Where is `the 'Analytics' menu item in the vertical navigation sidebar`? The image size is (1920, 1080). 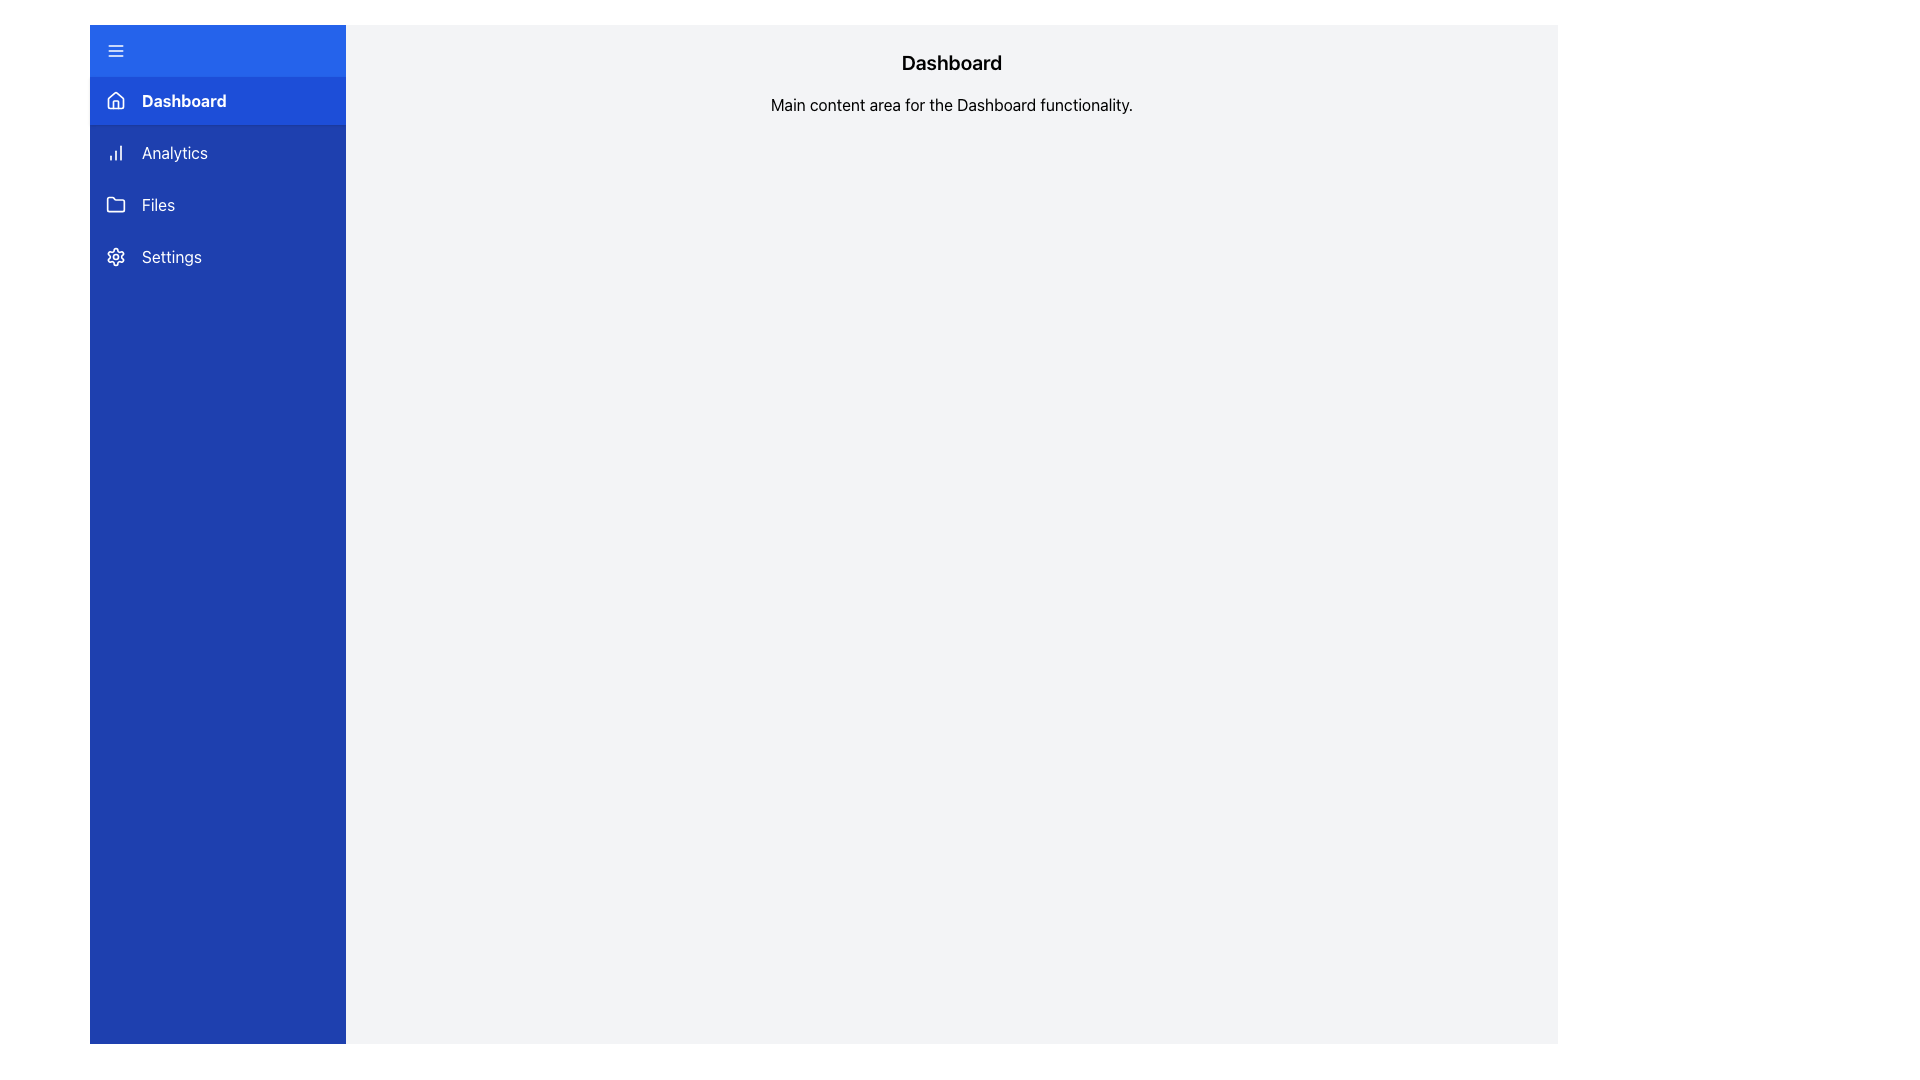 the 'Analytics' menu item in the vertical navigation sidebar is located at coordinates (217, 152).